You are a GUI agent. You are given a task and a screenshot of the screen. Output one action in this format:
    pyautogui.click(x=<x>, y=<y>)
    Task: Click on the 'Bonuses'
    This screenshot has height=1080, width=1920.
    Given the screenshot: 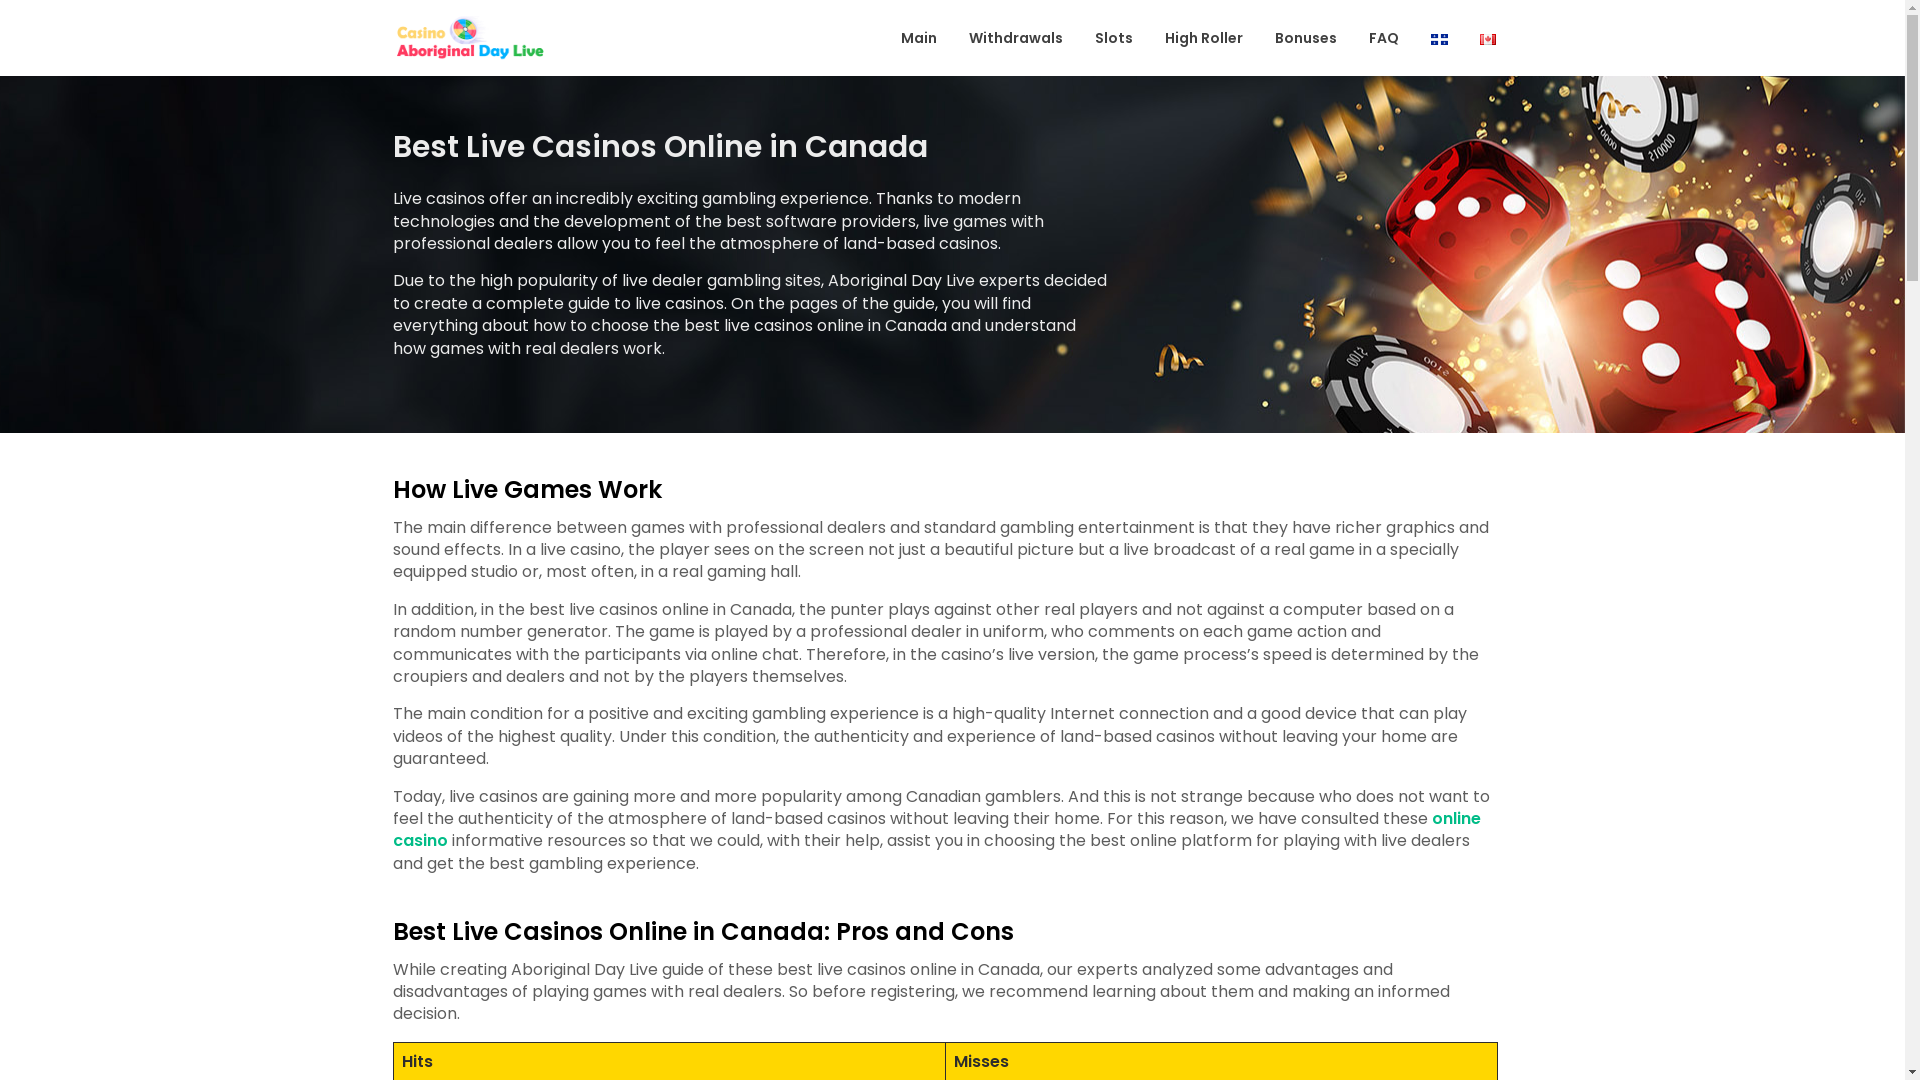 What is the action you would take?
    pyautogui.click(x=1305, y=38)
    